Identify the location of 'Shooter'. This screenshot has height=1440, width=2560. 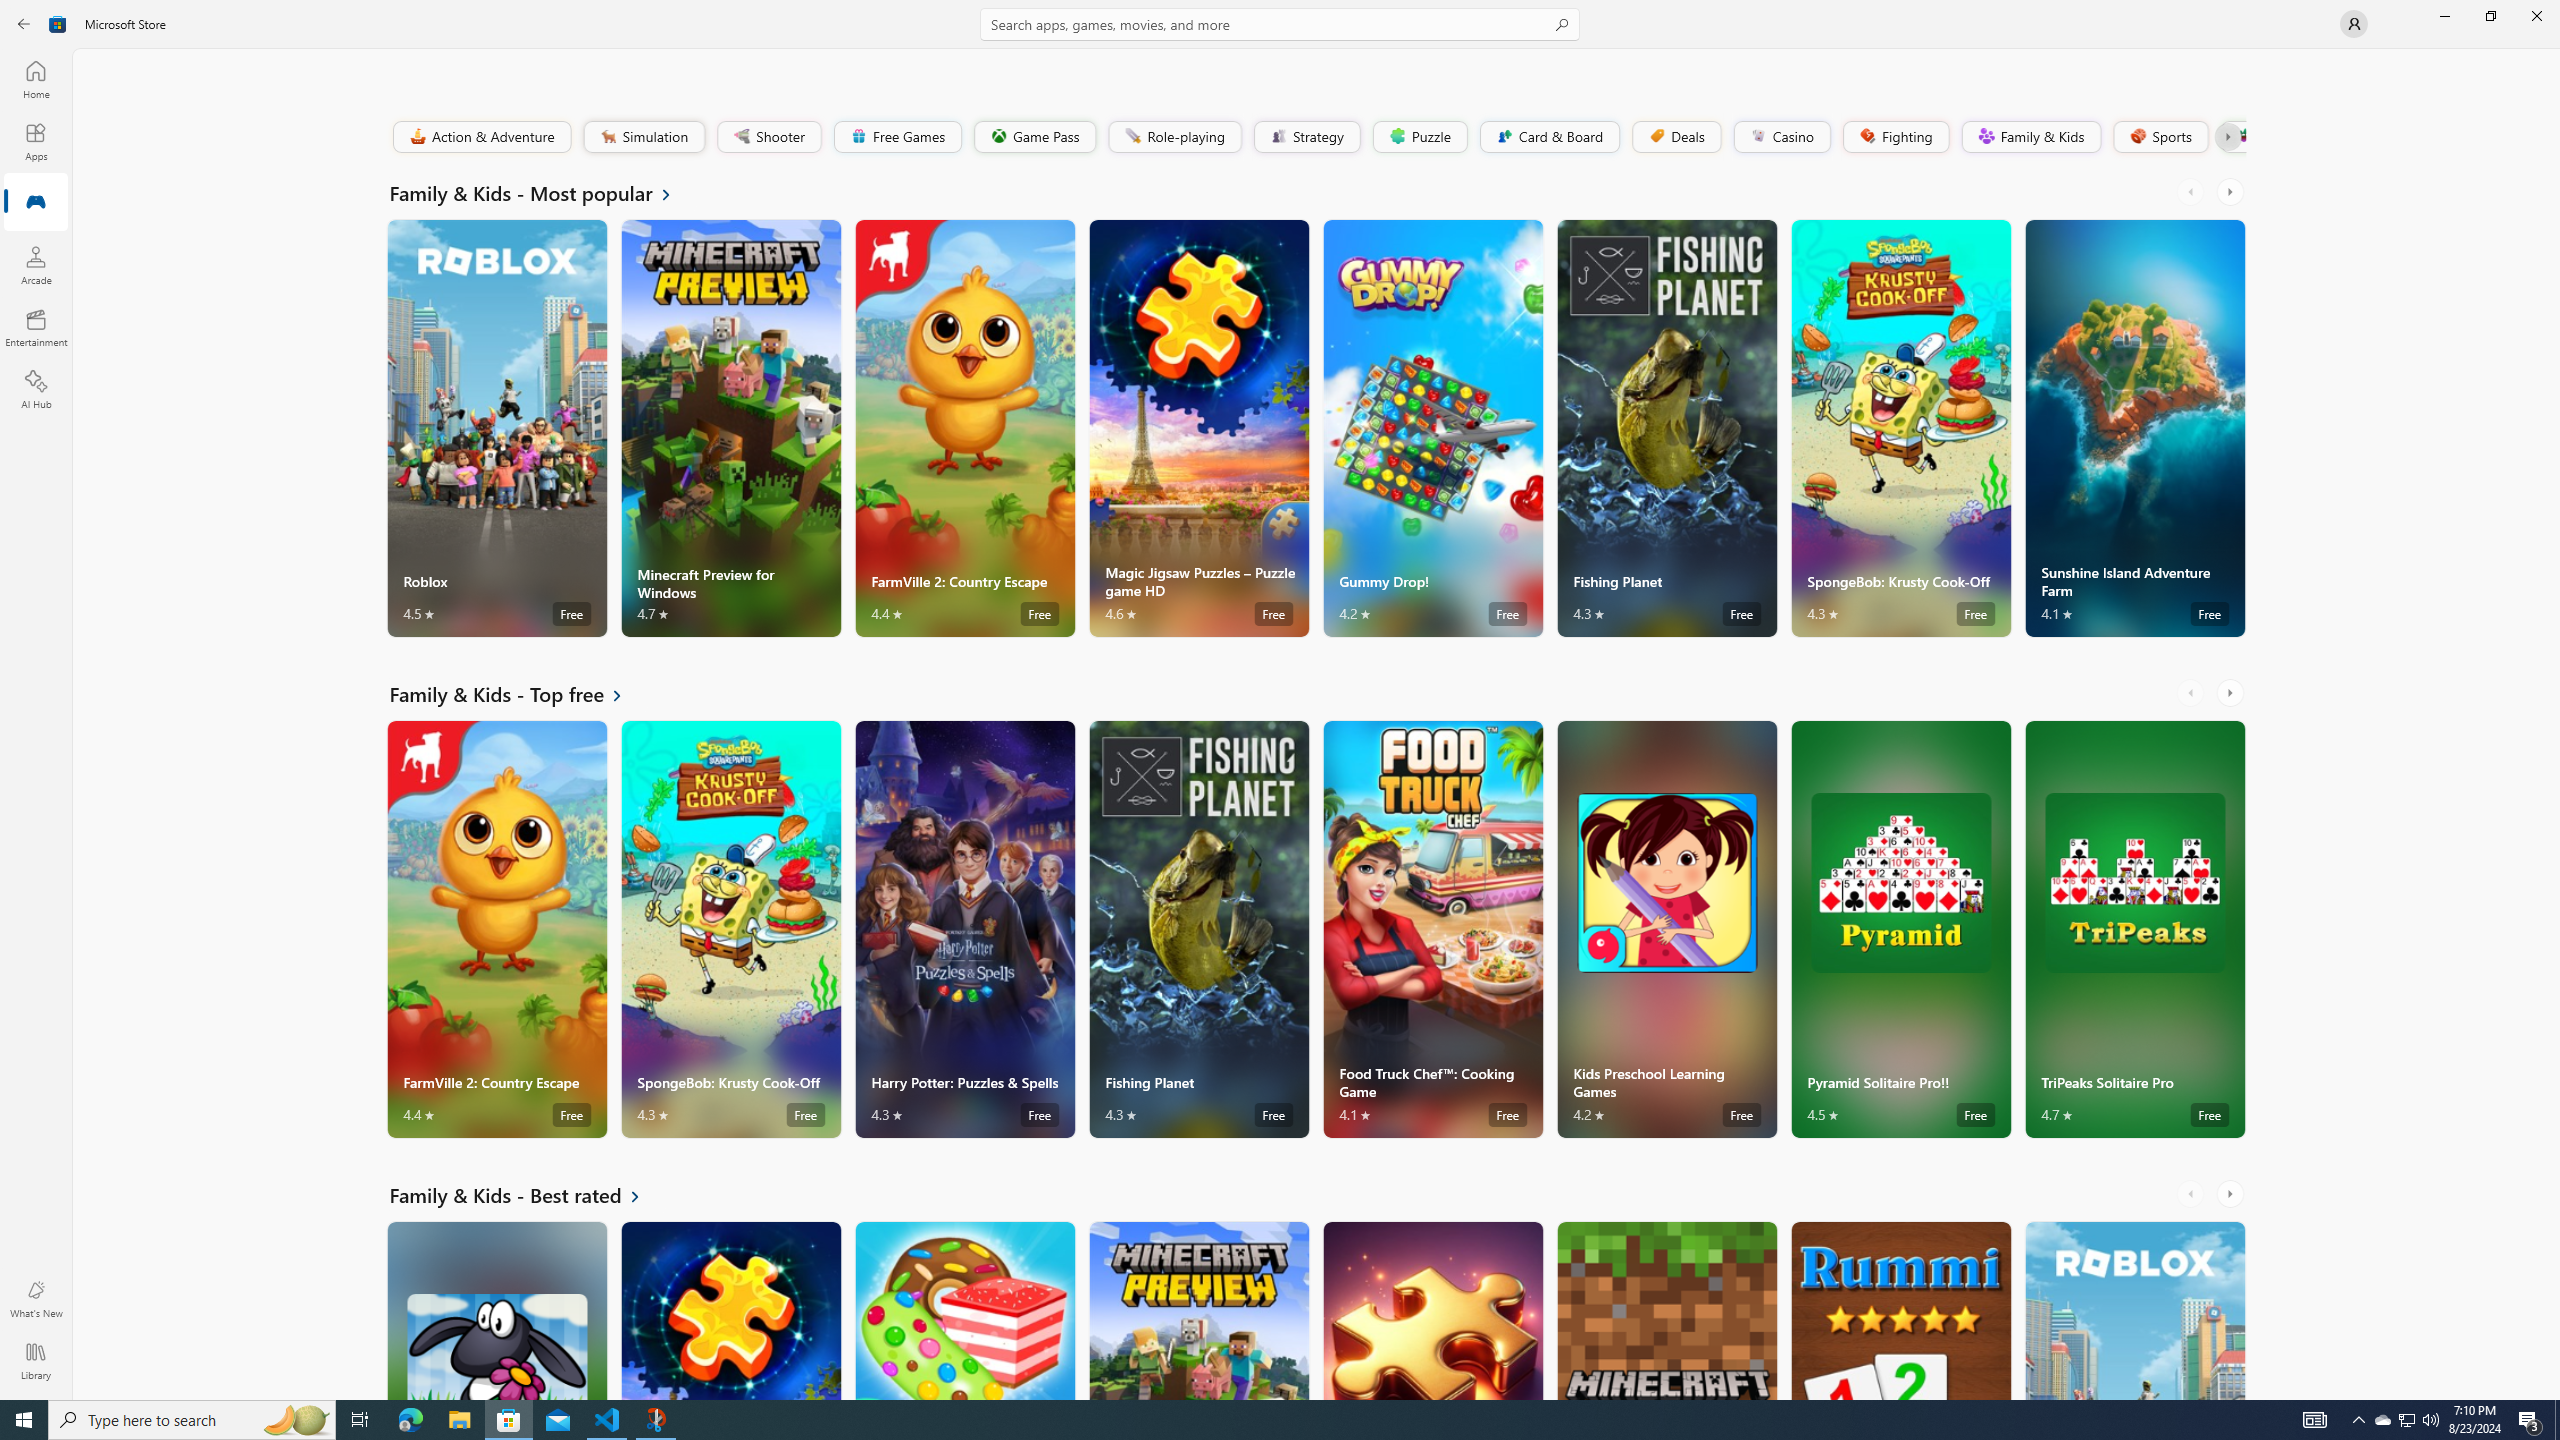
(767, 135).